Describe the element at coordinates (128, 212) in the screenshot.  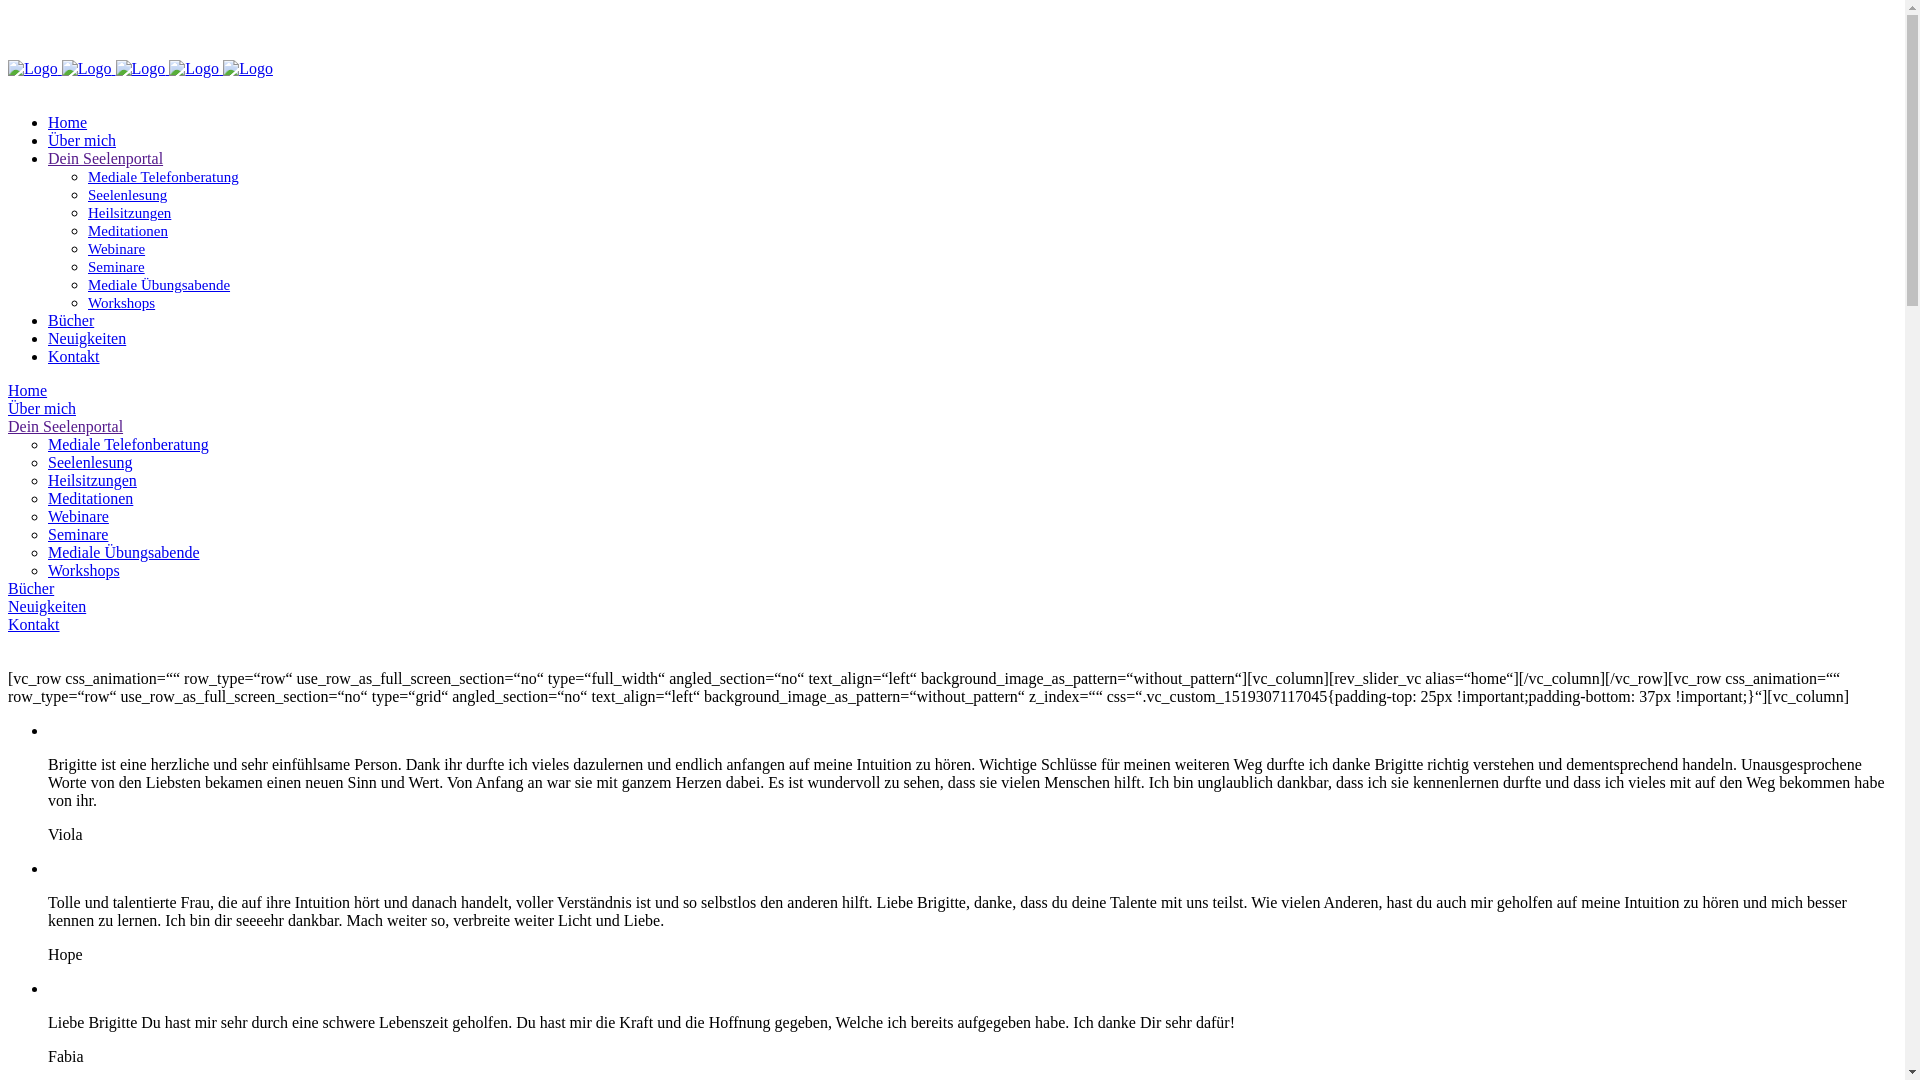
I see `'Heilsitzungen'` at that location.